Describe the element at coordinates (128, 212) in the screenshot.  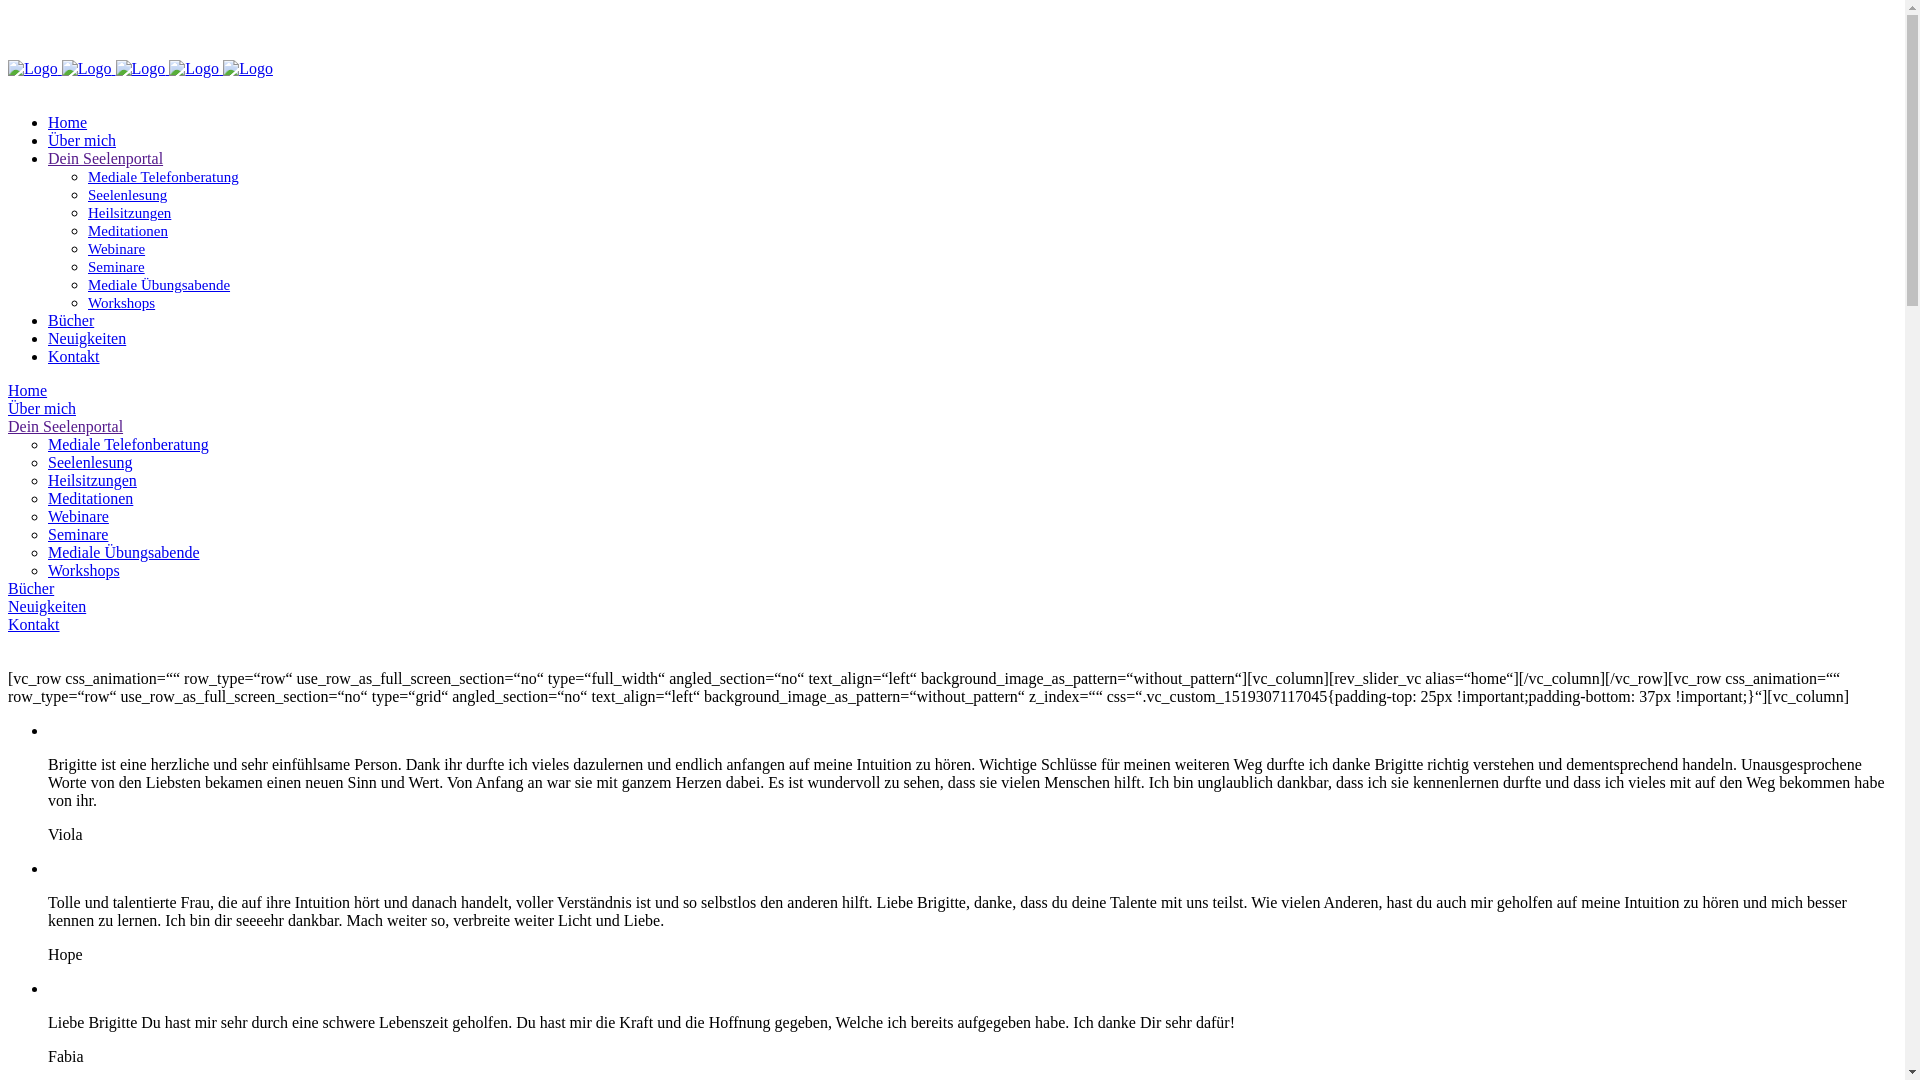
I see `'Heilsitzungen'` at that location.